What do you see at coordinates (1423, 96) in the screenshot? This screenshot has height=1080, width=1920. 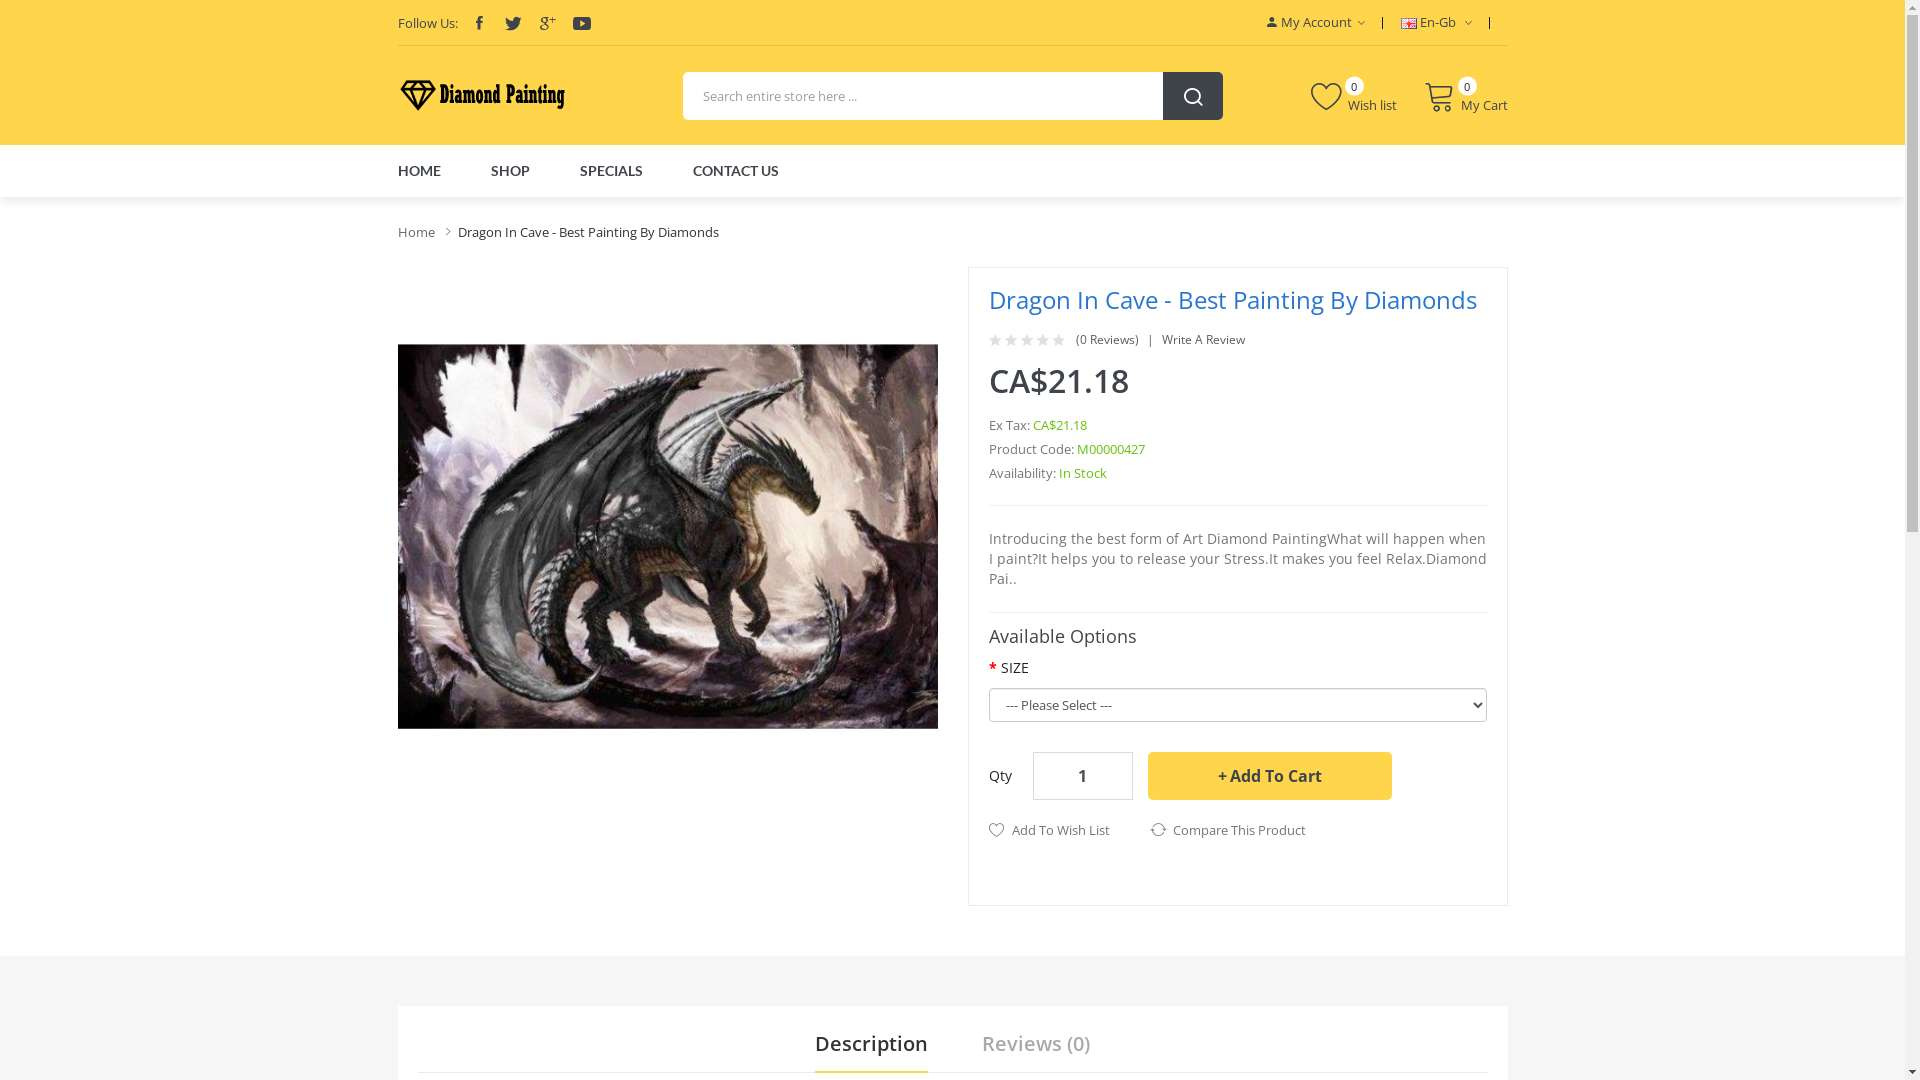 I see `'0` at bounding box center [1423, 96].